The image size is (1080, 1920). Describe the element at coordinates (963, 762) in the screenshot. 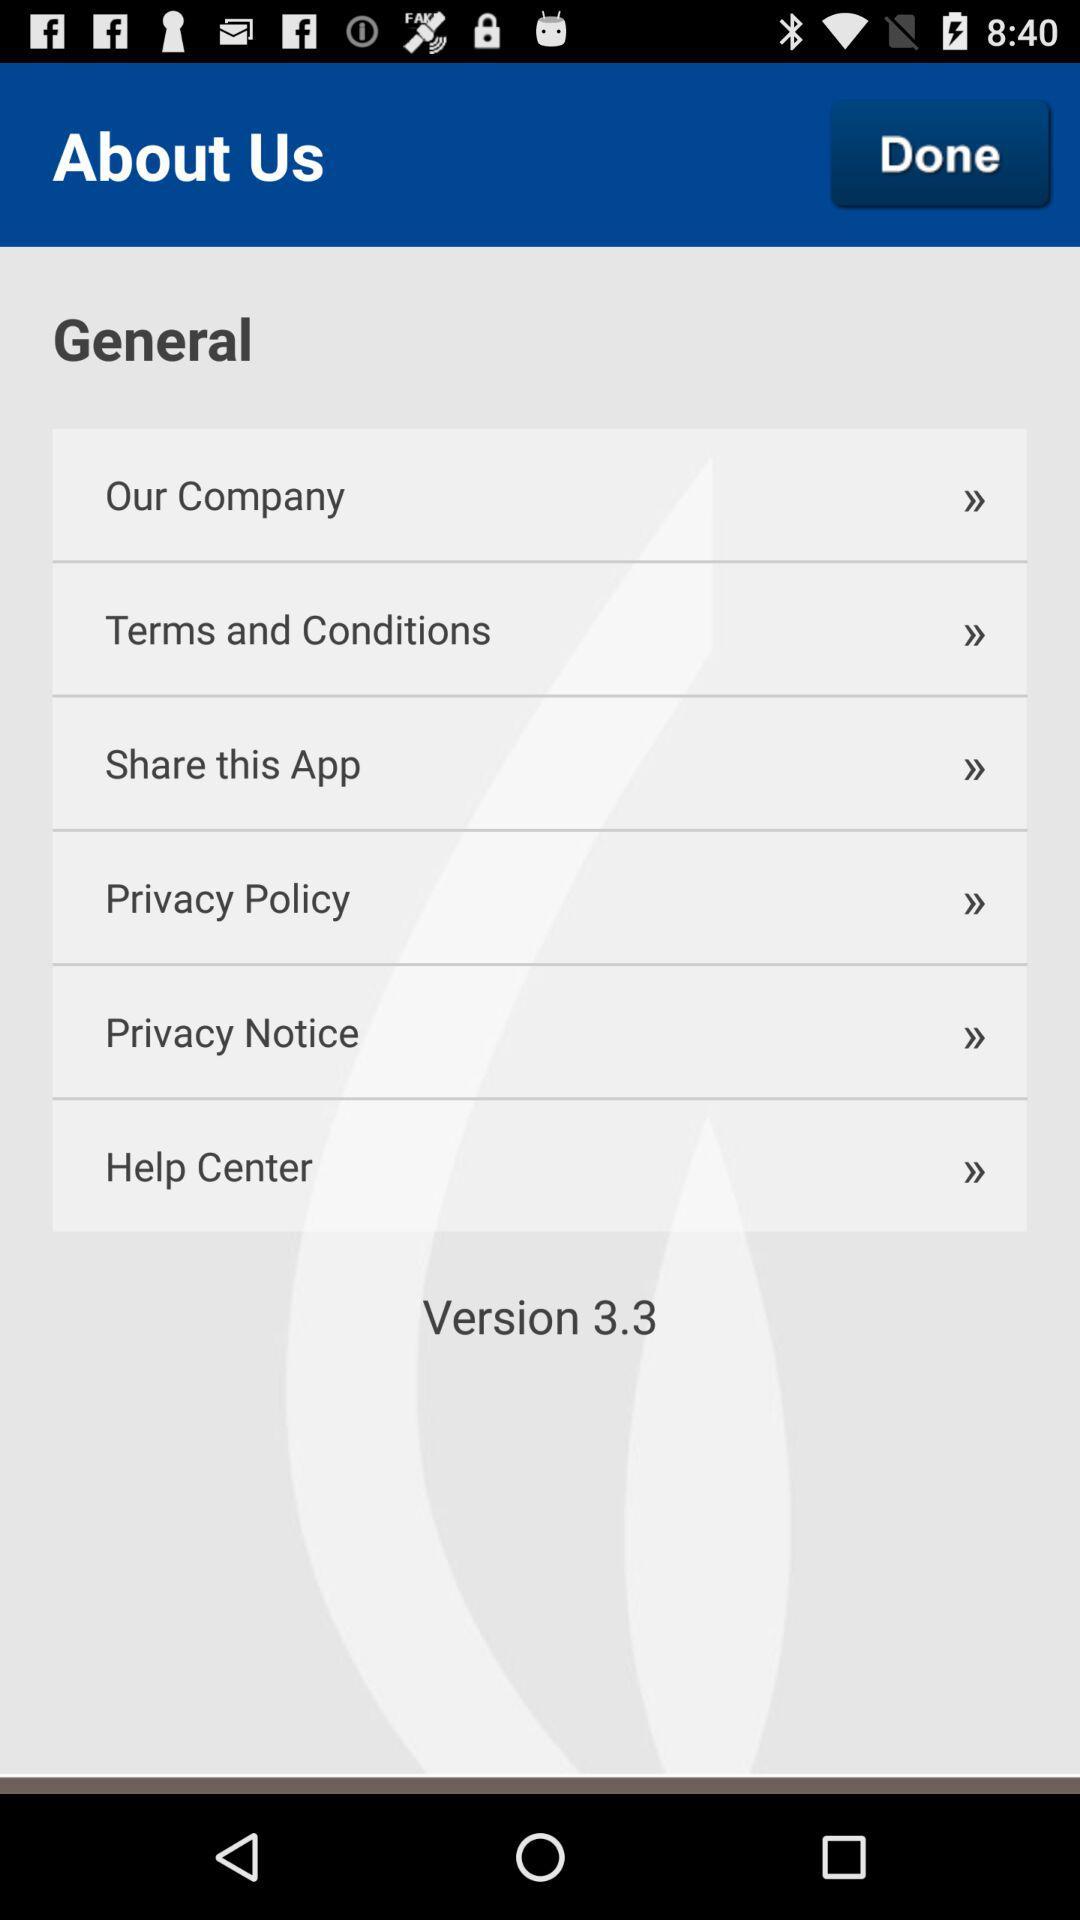

I see `icon next to share this app button` at that location.